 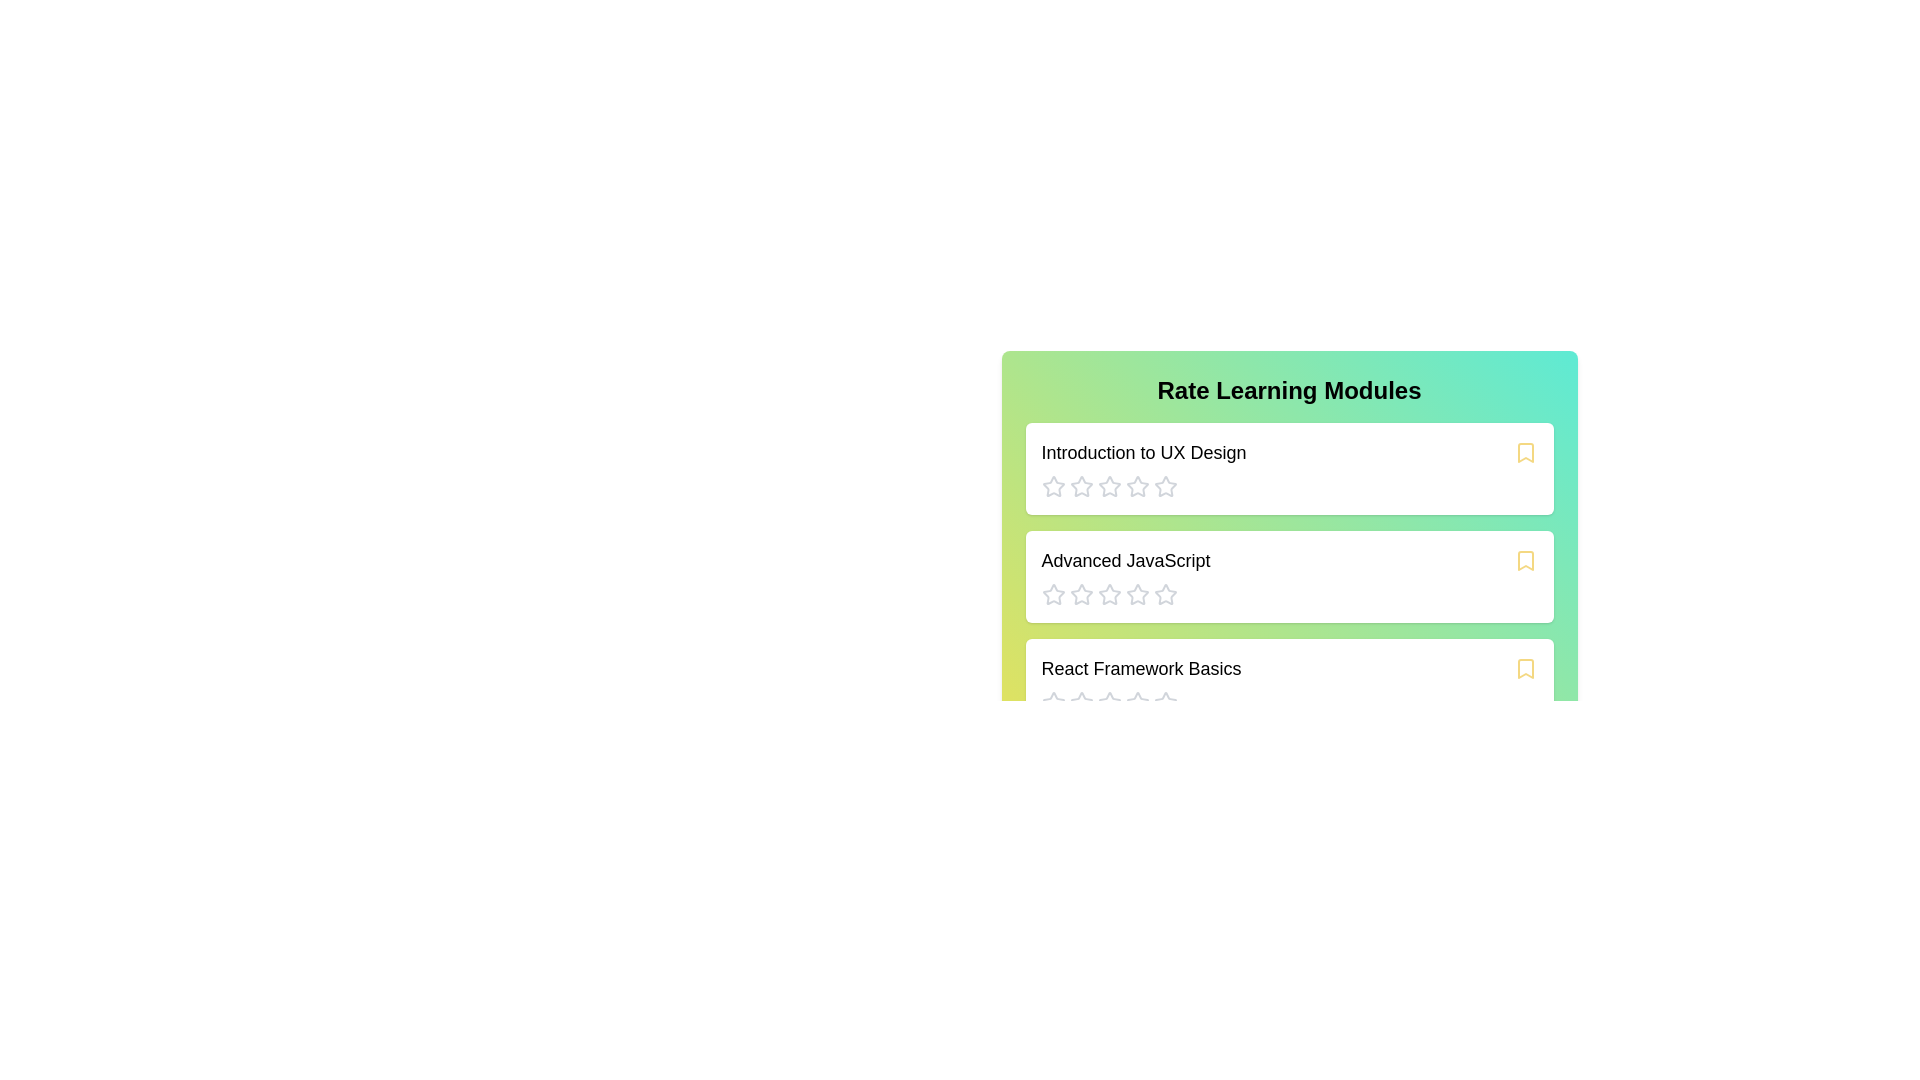 I want to click on the module card titled 'React Framework Basics' to explore its content, so click(x=1289, y=684).